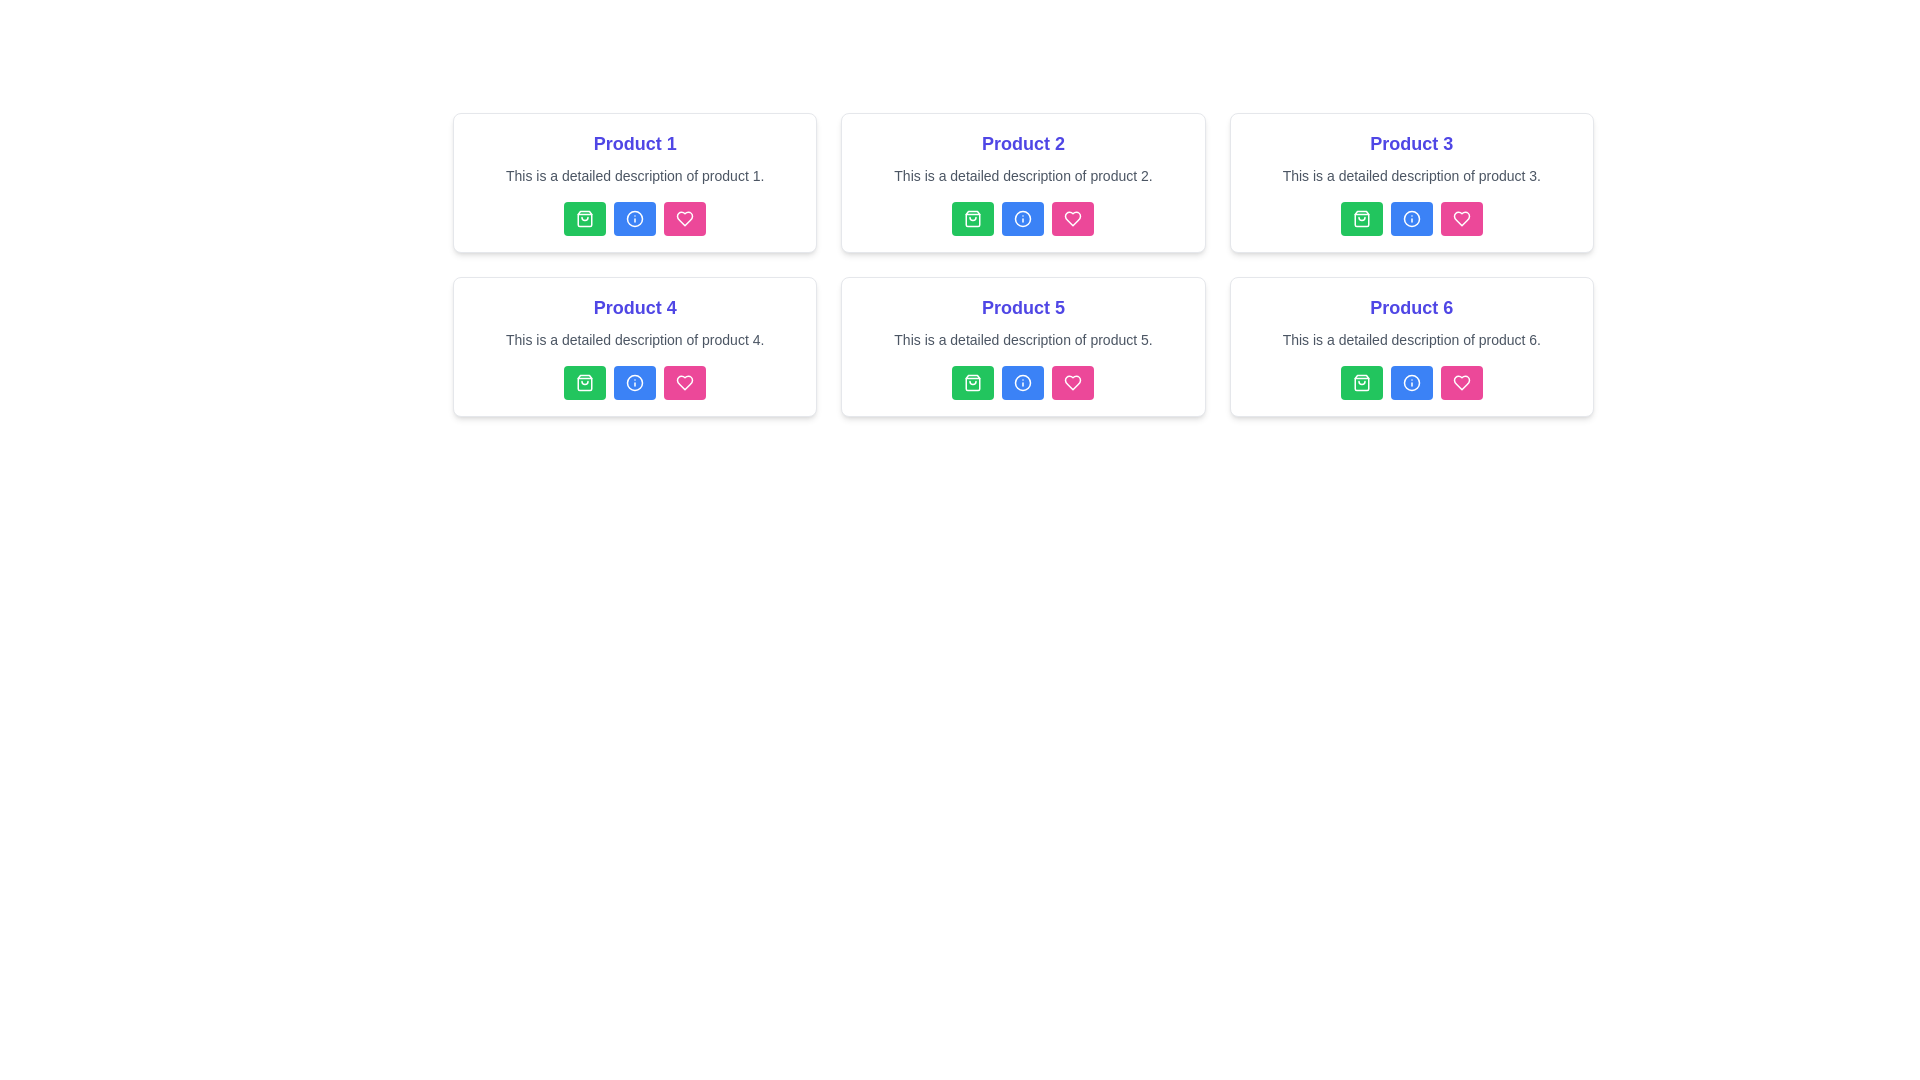 This screenshot has height=1080, width=1920. What do you see at coordinates (1410, 142) in the screenshot?
I see `the Text label that serves as the title for the product card, located at the top center of the third column in the grid structure` at bounding box center [1410, 142].